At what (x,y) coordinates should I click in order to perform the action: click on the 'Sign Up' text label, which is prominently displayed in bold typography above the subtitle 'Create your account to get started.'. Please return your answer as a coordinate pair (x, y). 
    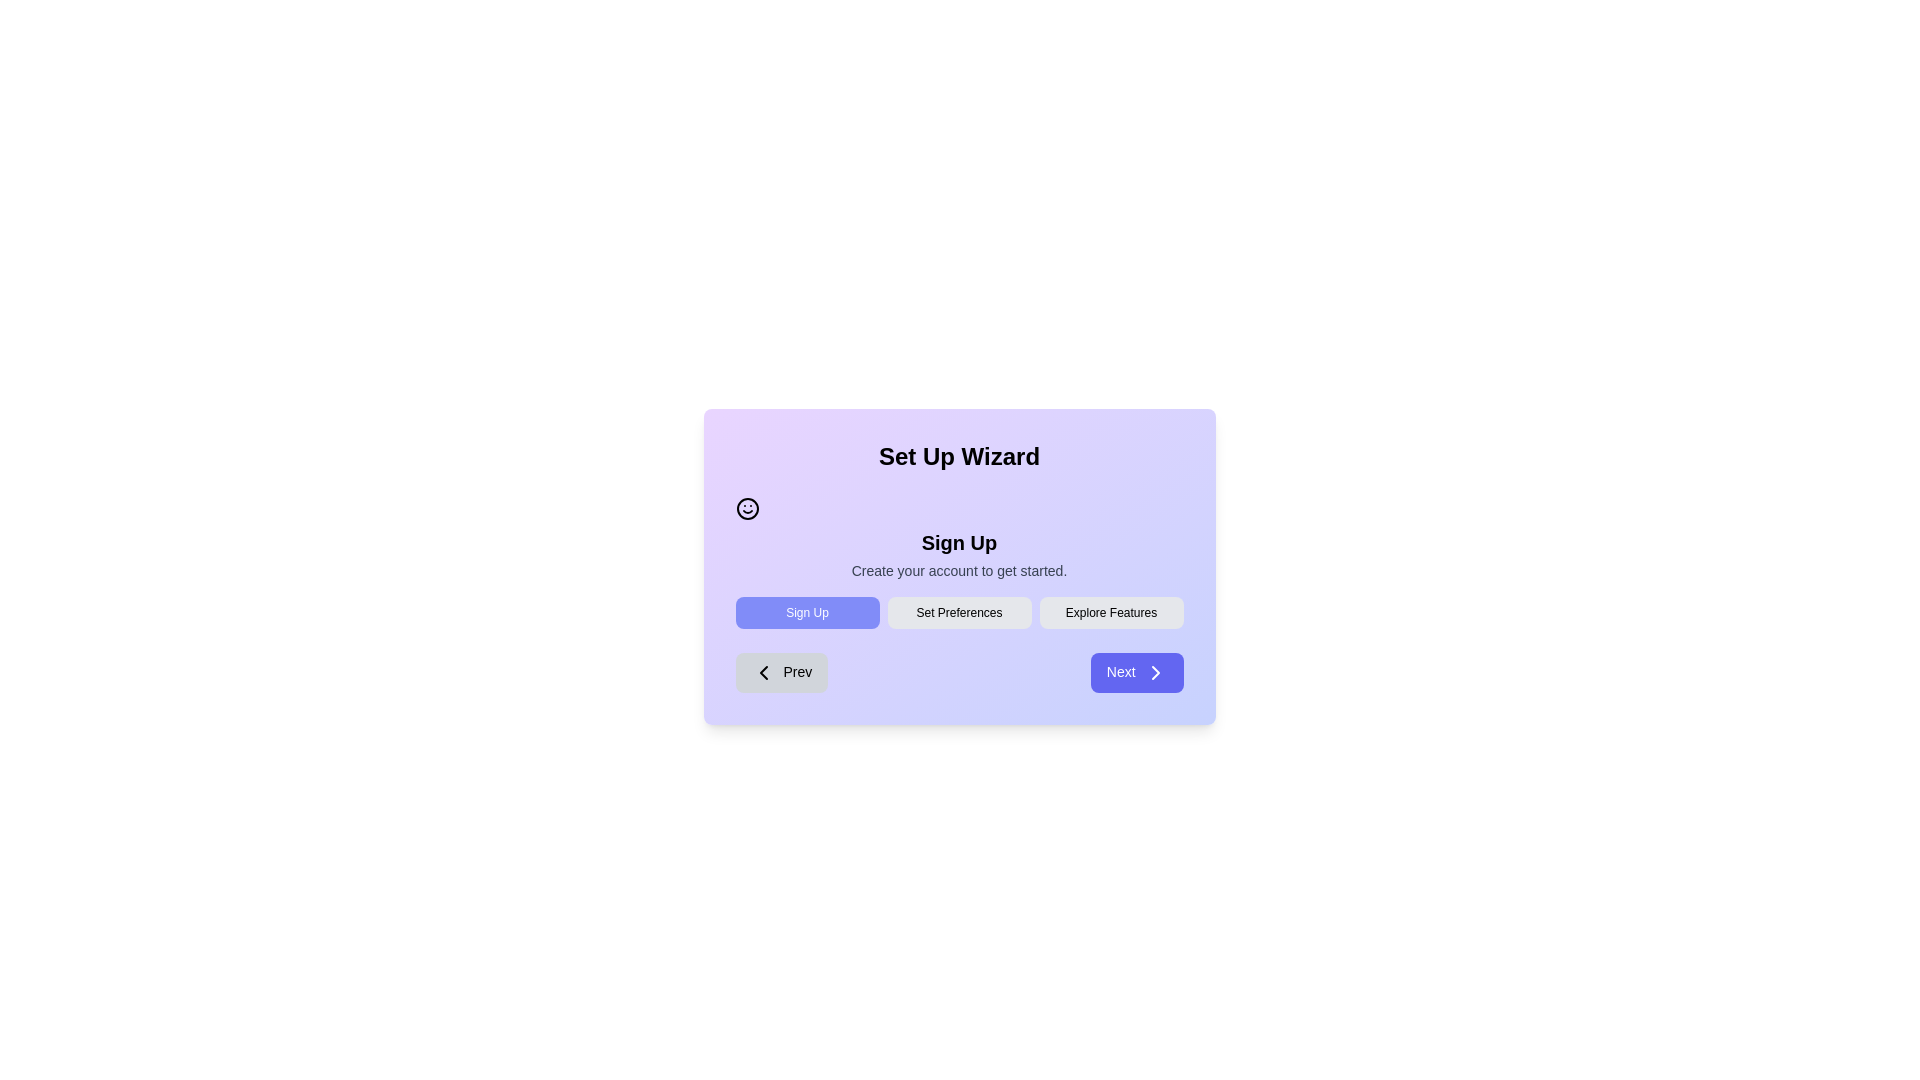
    Looking at the image, I should click on (958, 543).